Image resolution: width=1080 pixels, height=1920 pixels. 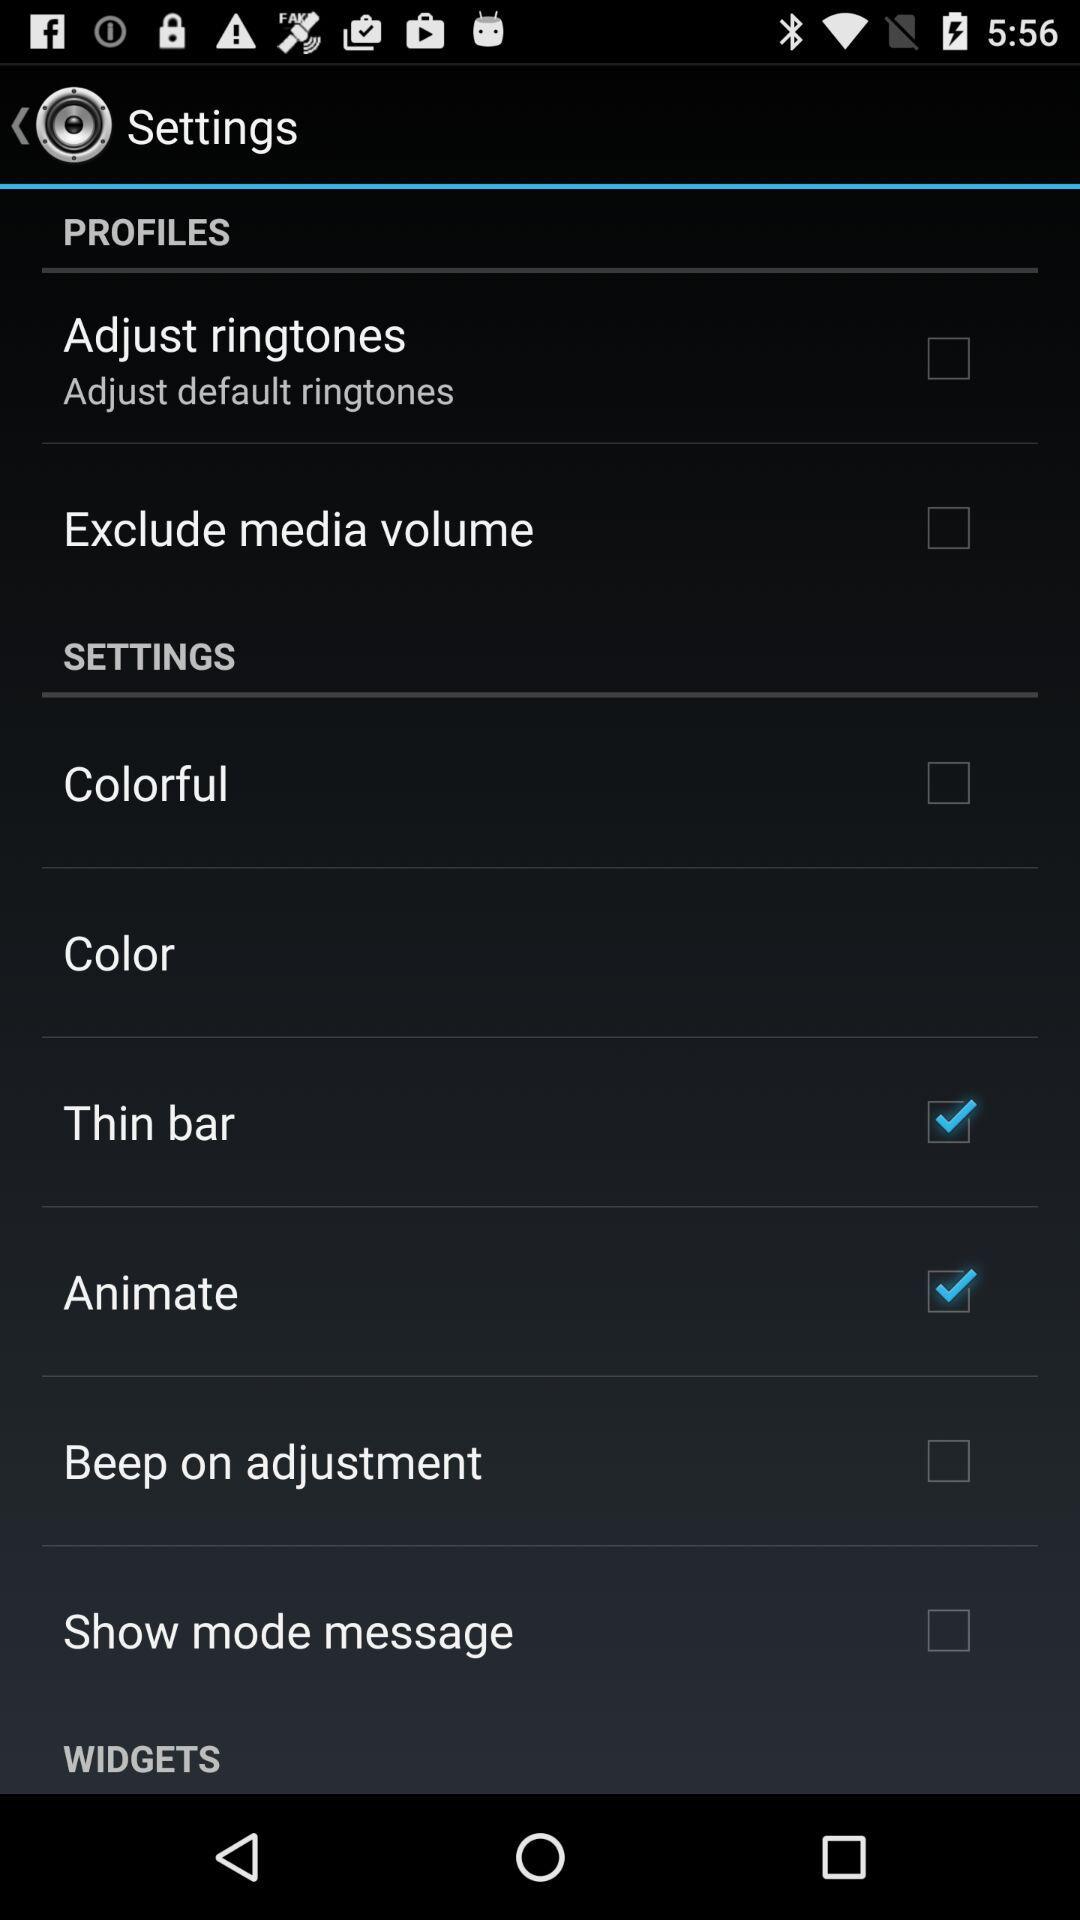 I want to click on item above the show mode message item, so click(x=273, y=1460).